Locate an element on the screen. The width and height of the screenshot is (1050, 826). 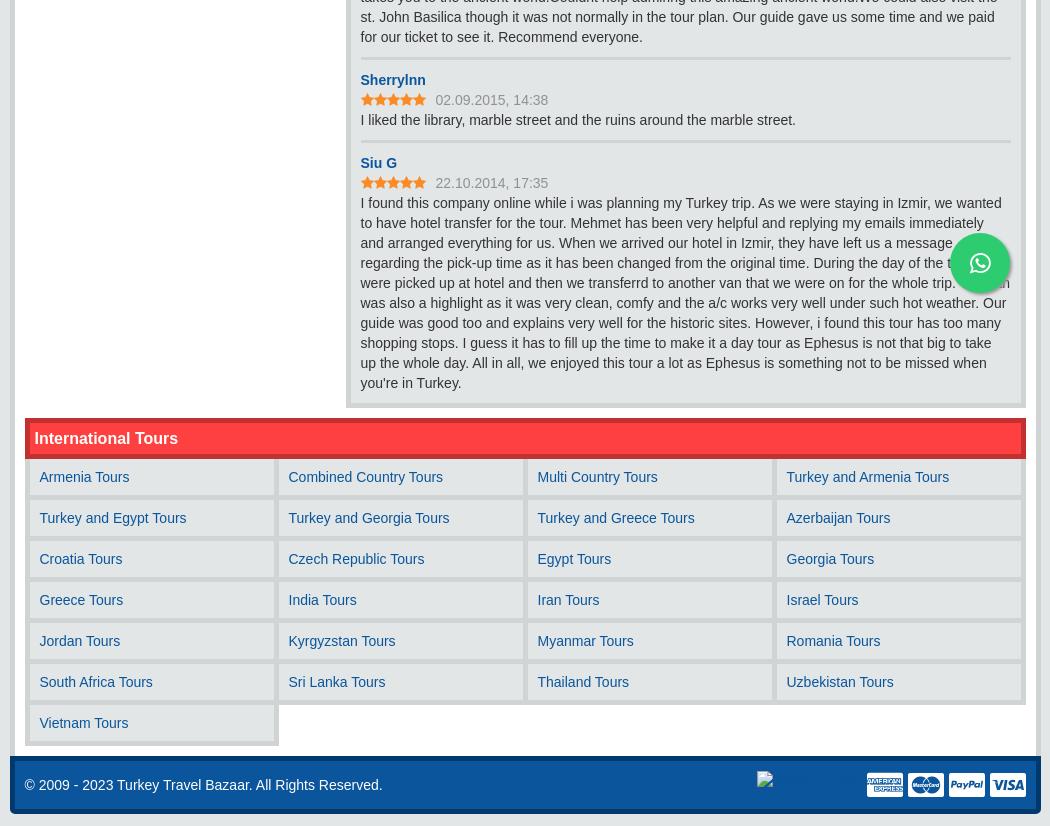
'Jordan Tours' is located at coordinates (79, 639).